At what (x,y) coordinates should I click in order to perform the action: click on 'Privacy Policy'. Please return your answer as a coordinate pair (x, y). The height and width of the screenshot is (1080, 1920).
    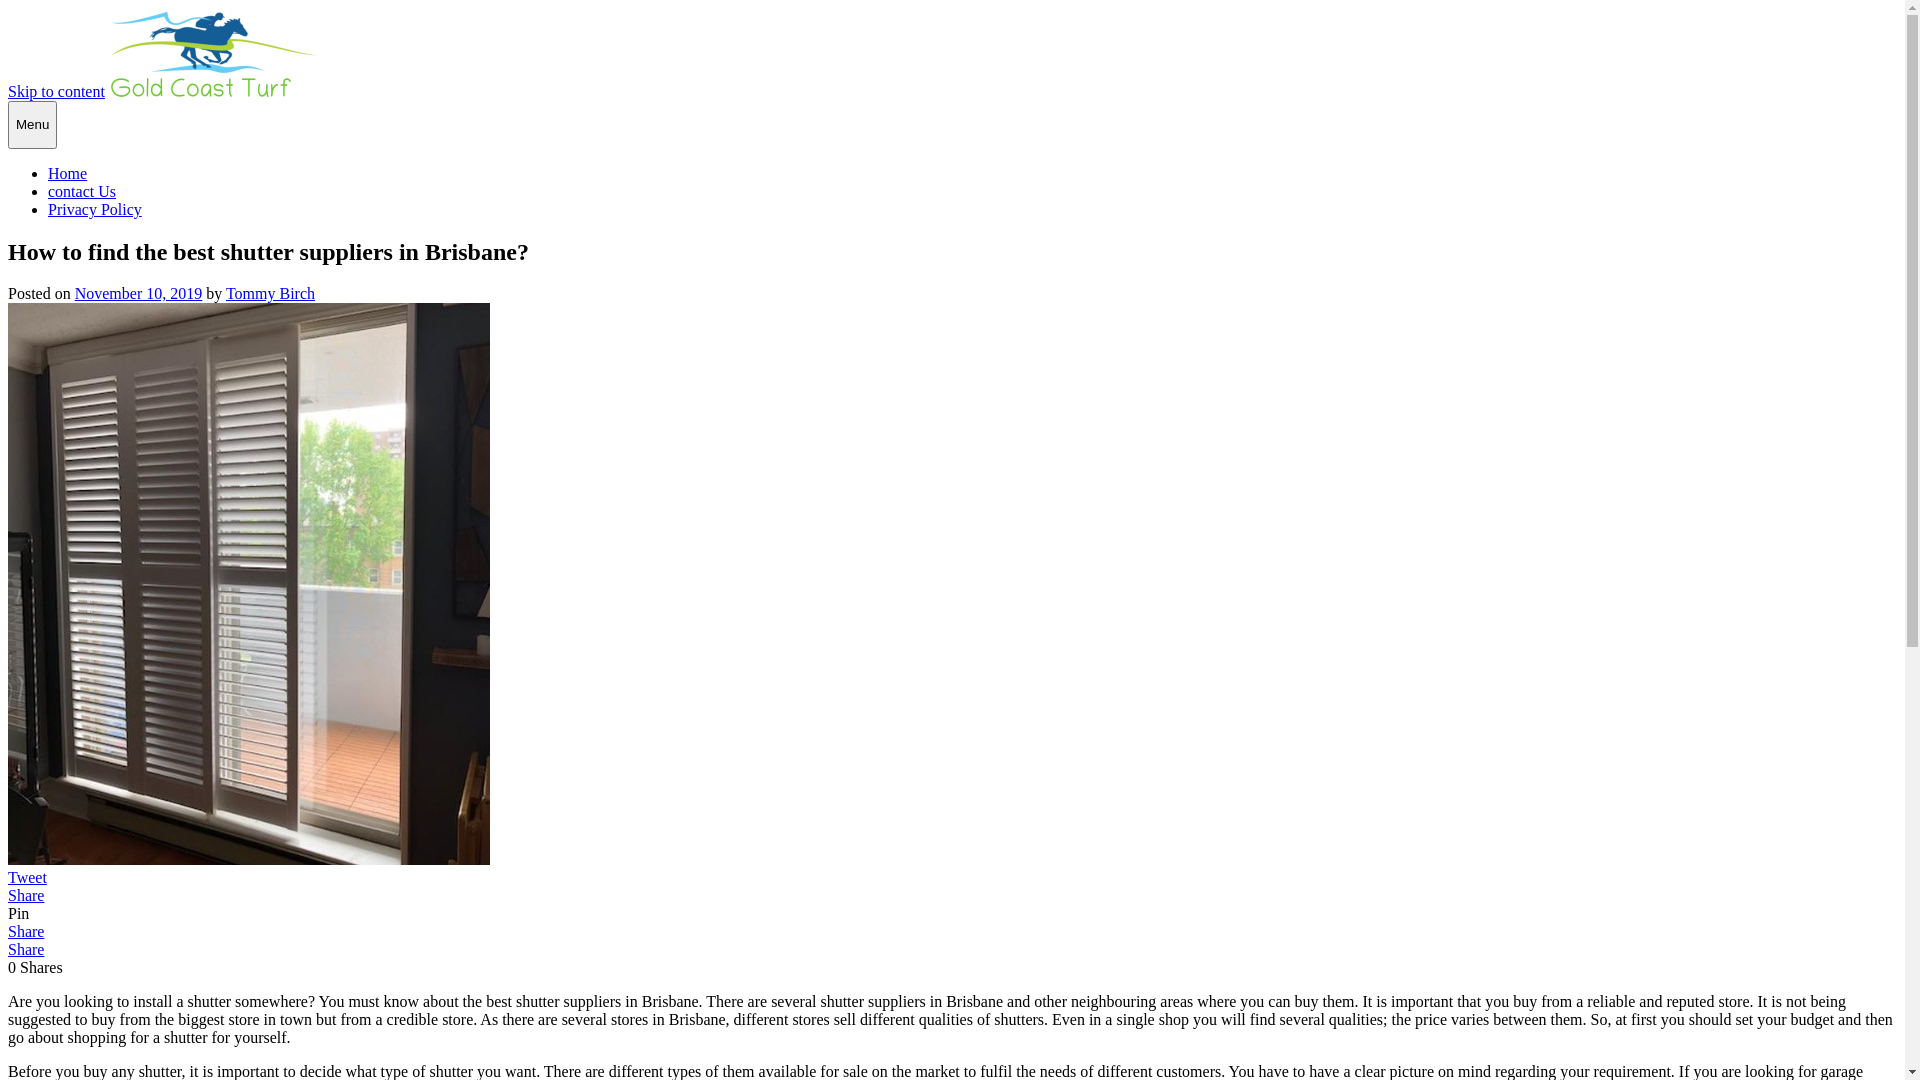
    Looking at the image, I should click on (94, 209).